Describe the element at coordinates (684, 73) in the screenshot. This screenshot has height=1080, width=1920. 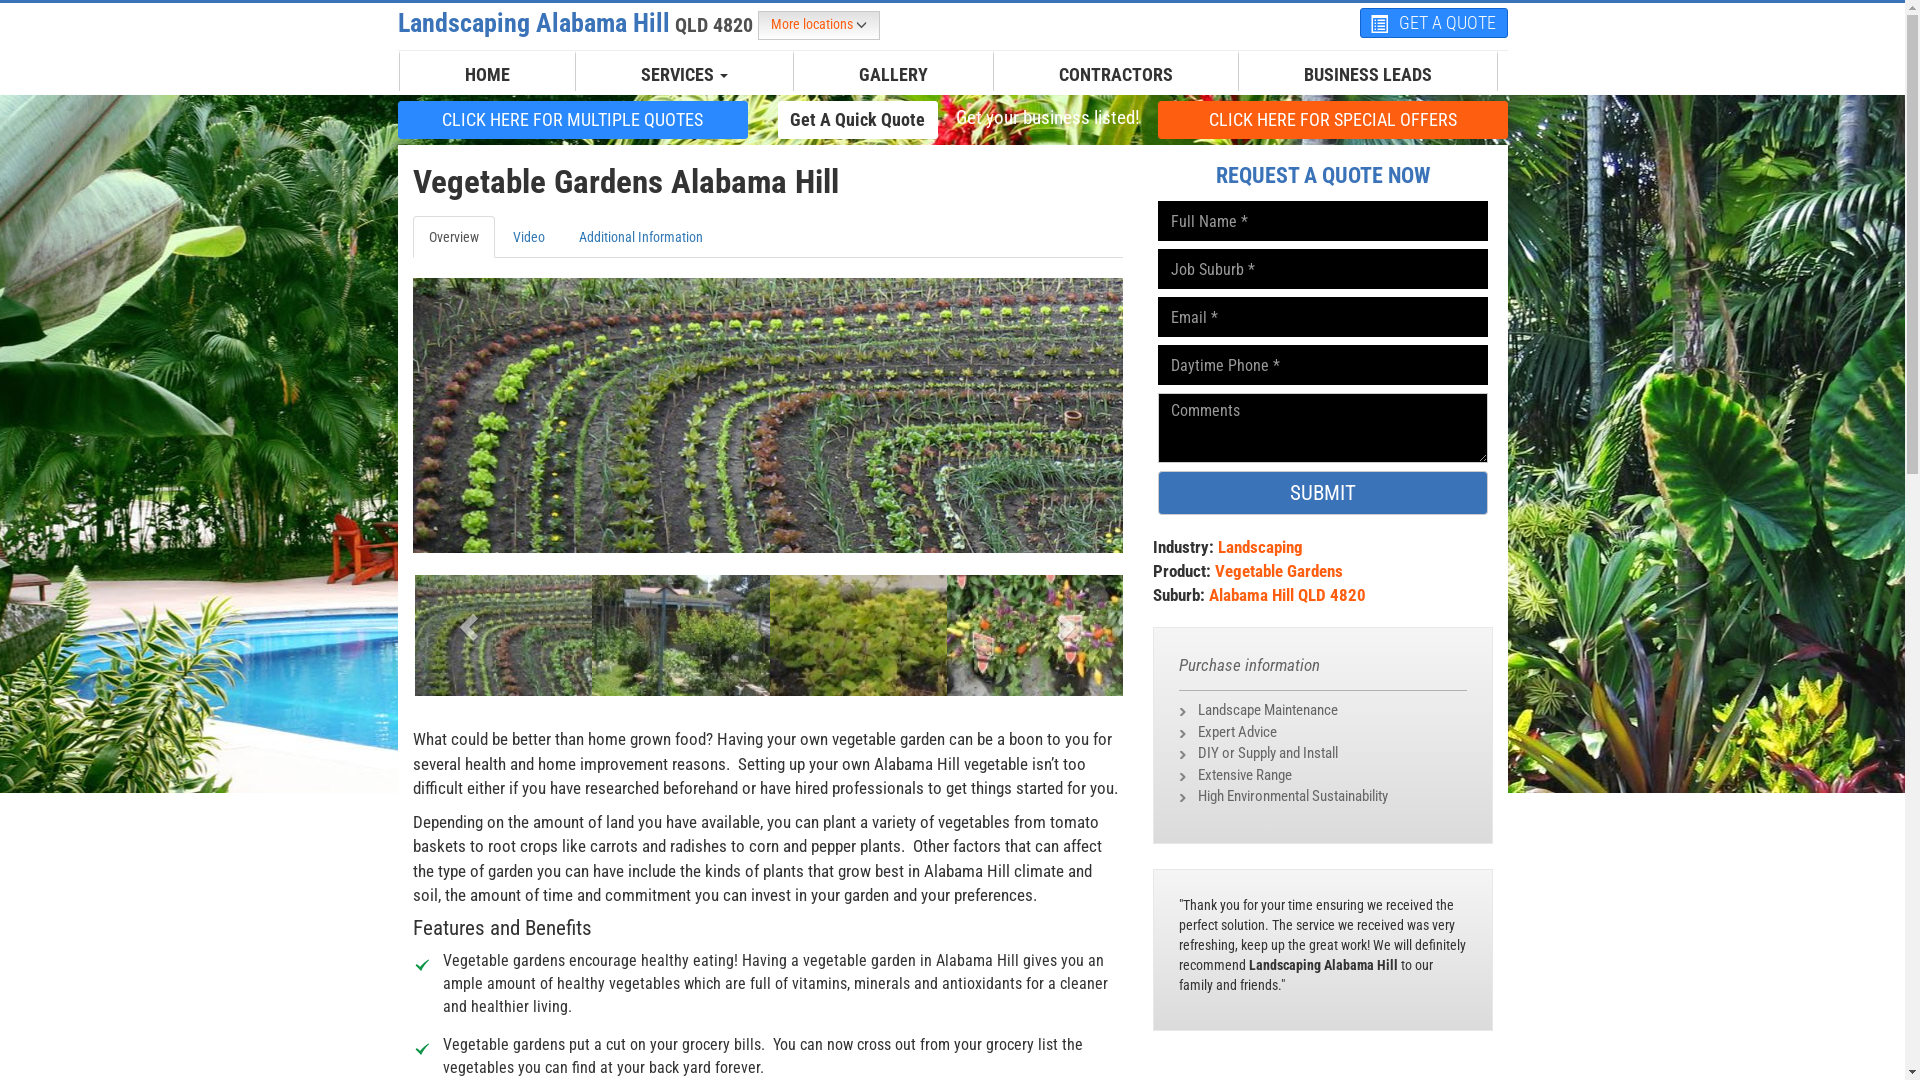
I see `'SERVICES'` at that location.